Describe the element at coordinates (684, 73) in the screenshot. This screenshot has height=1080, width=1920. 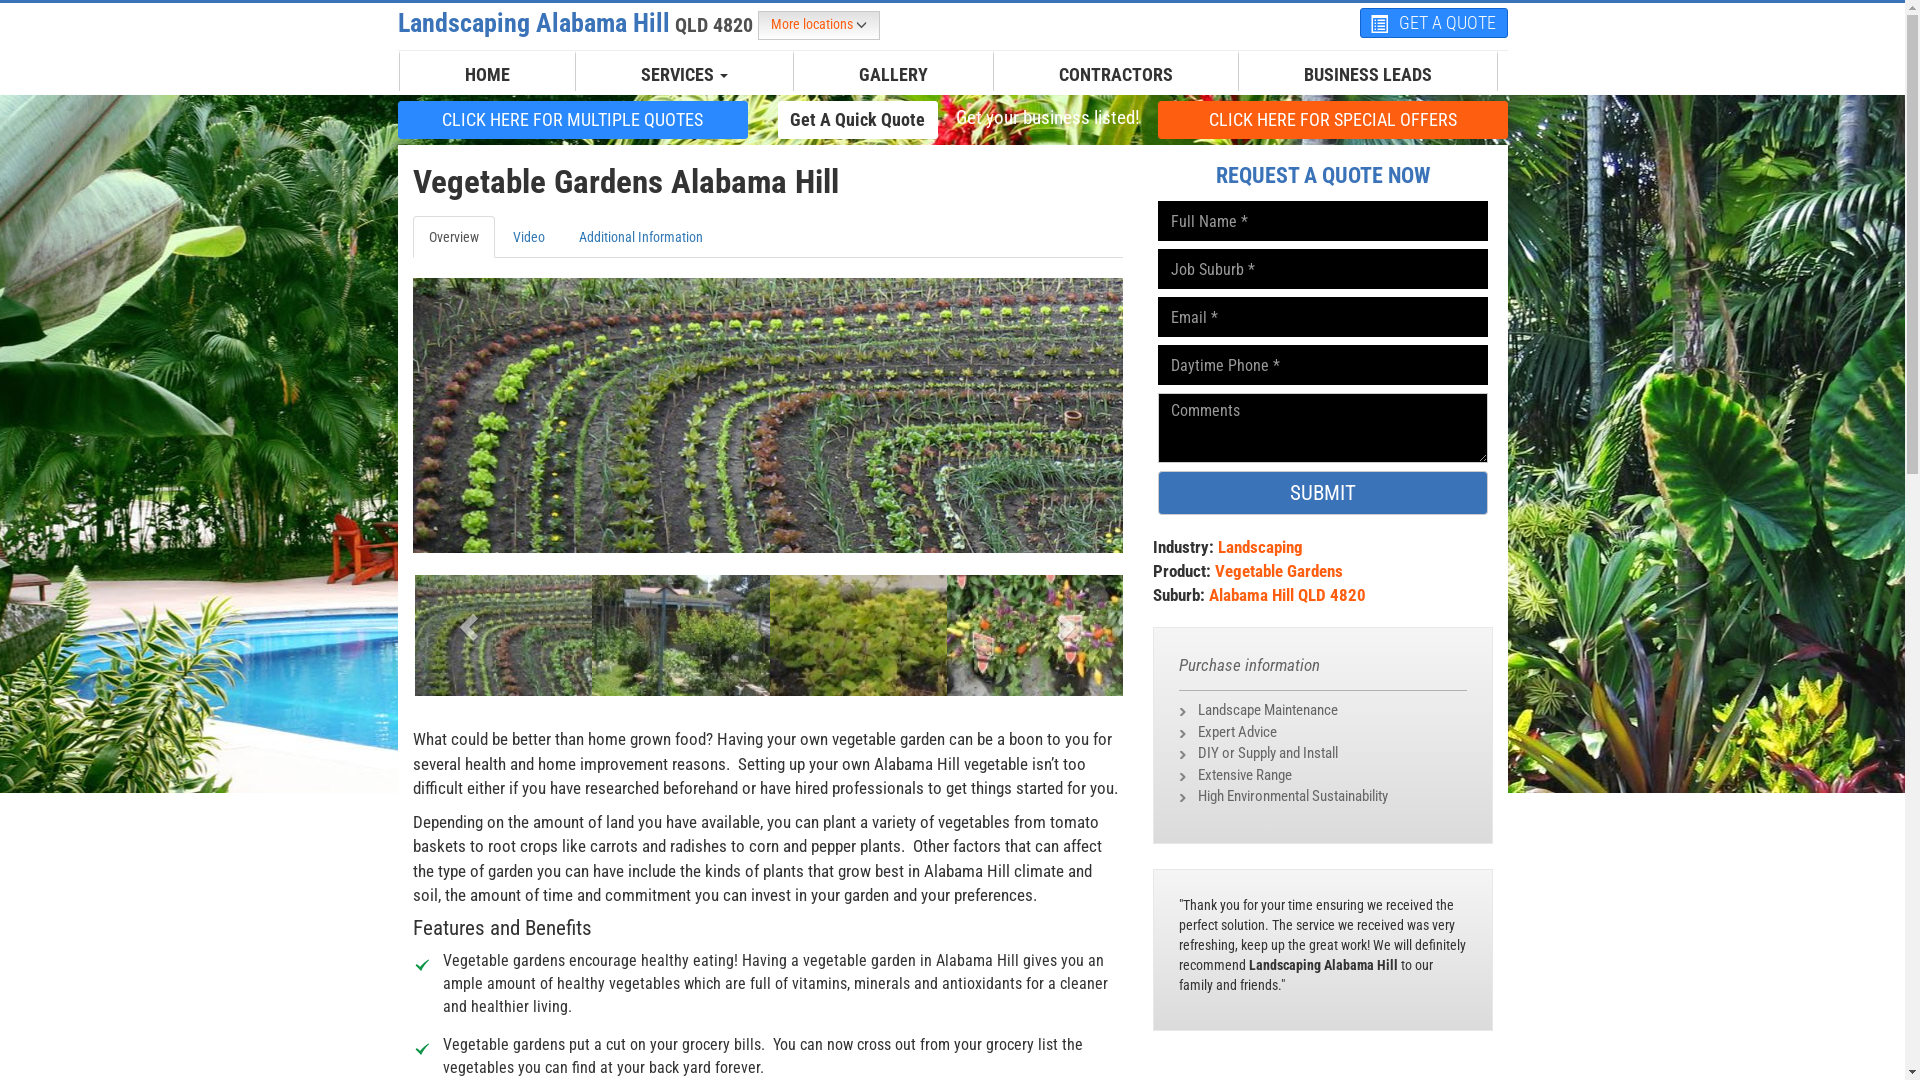
I see `'SERVICES'` at that location.